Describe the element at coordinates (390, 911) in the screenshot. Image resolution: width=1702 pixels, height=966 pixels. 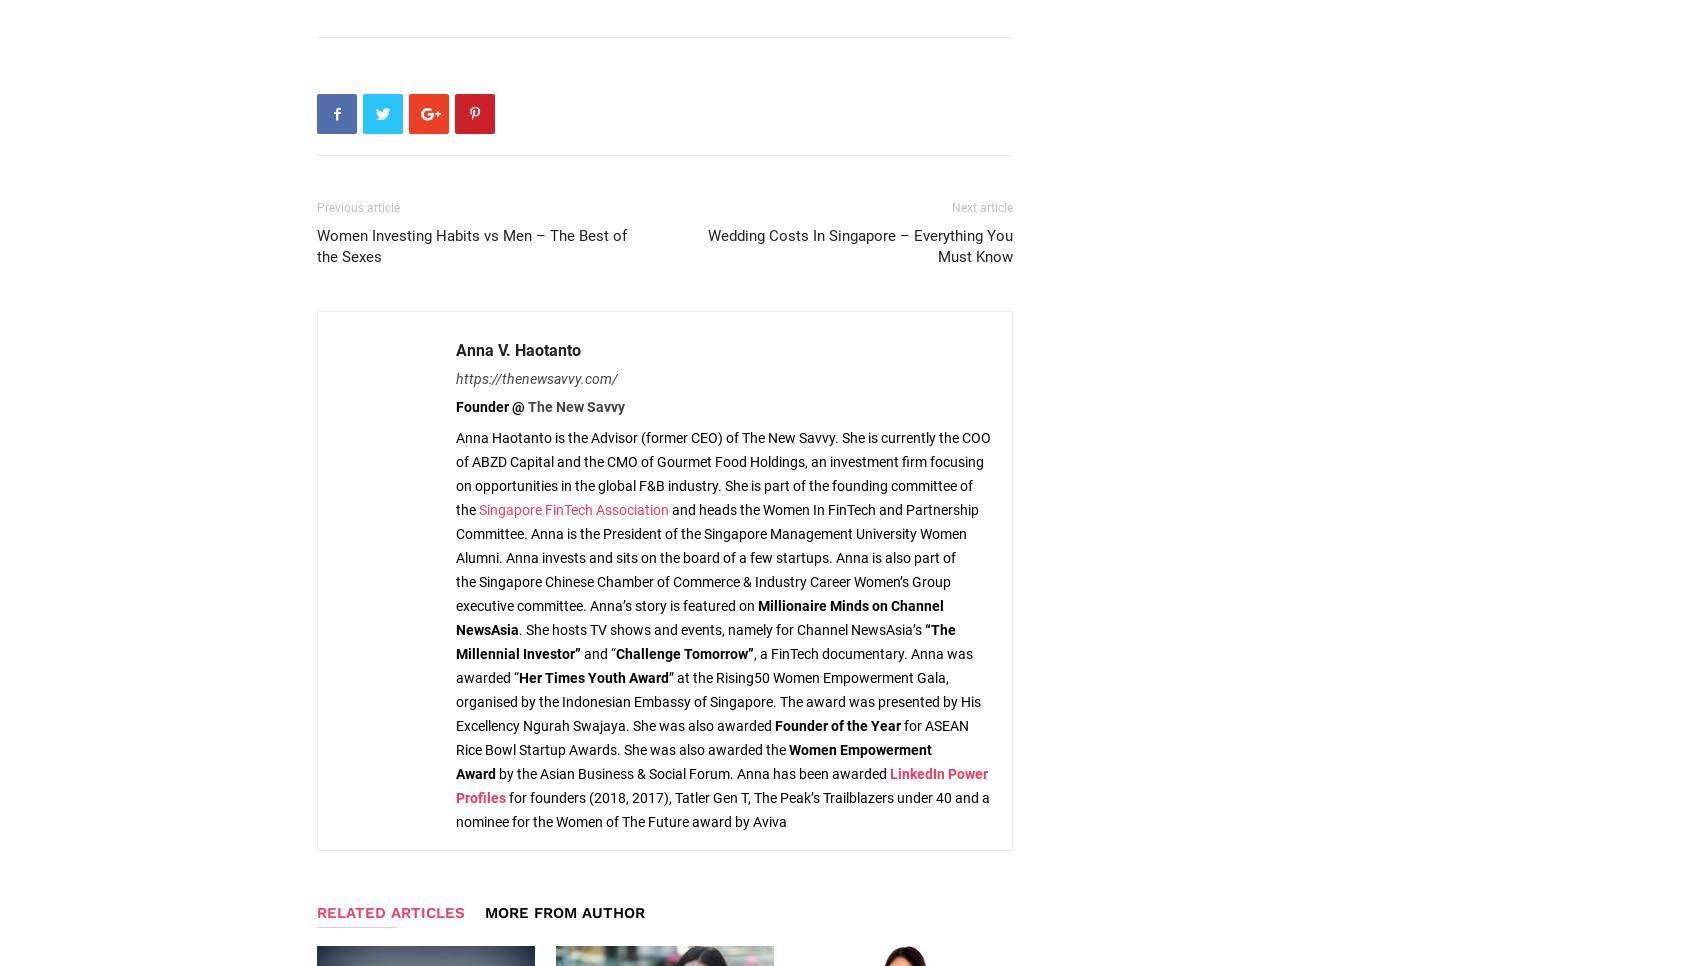
I see `'RELATED ARTICLES'` at that location.